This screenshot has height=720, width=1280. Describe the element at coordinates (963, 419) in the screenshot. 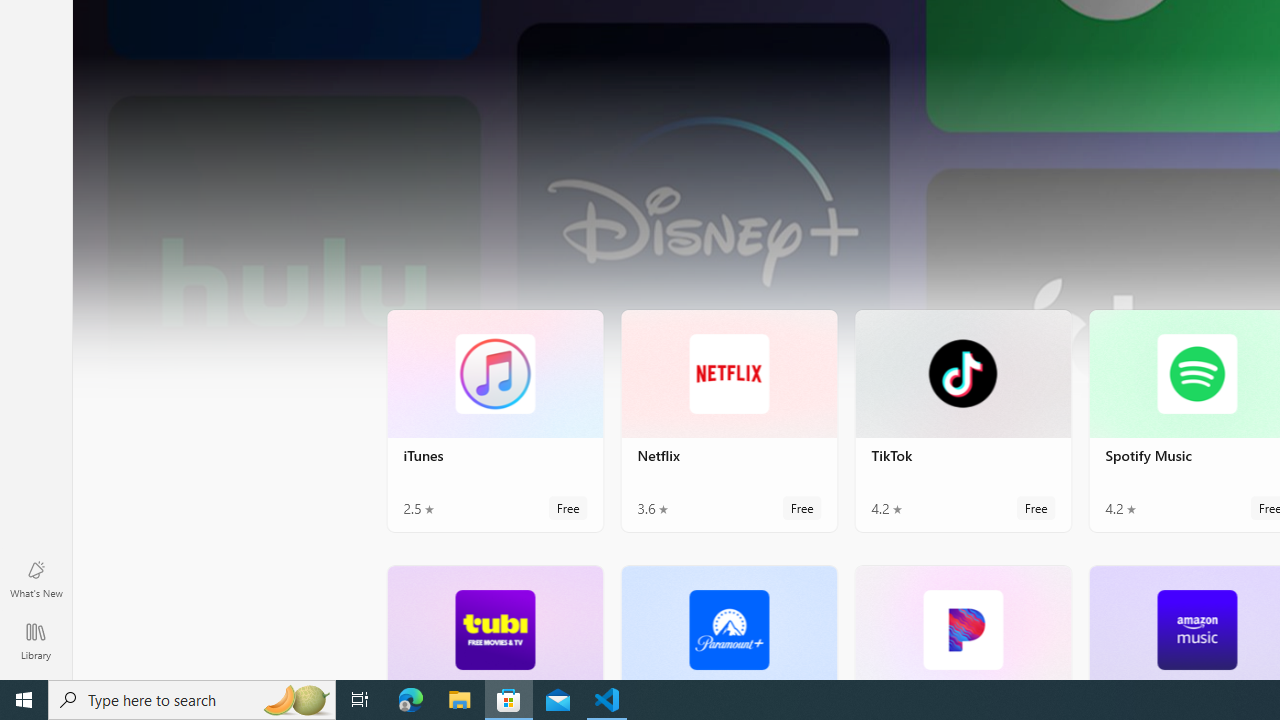

I see `'TikTok. Average rating of 4.2 out of five stars. Free  '` at that location.